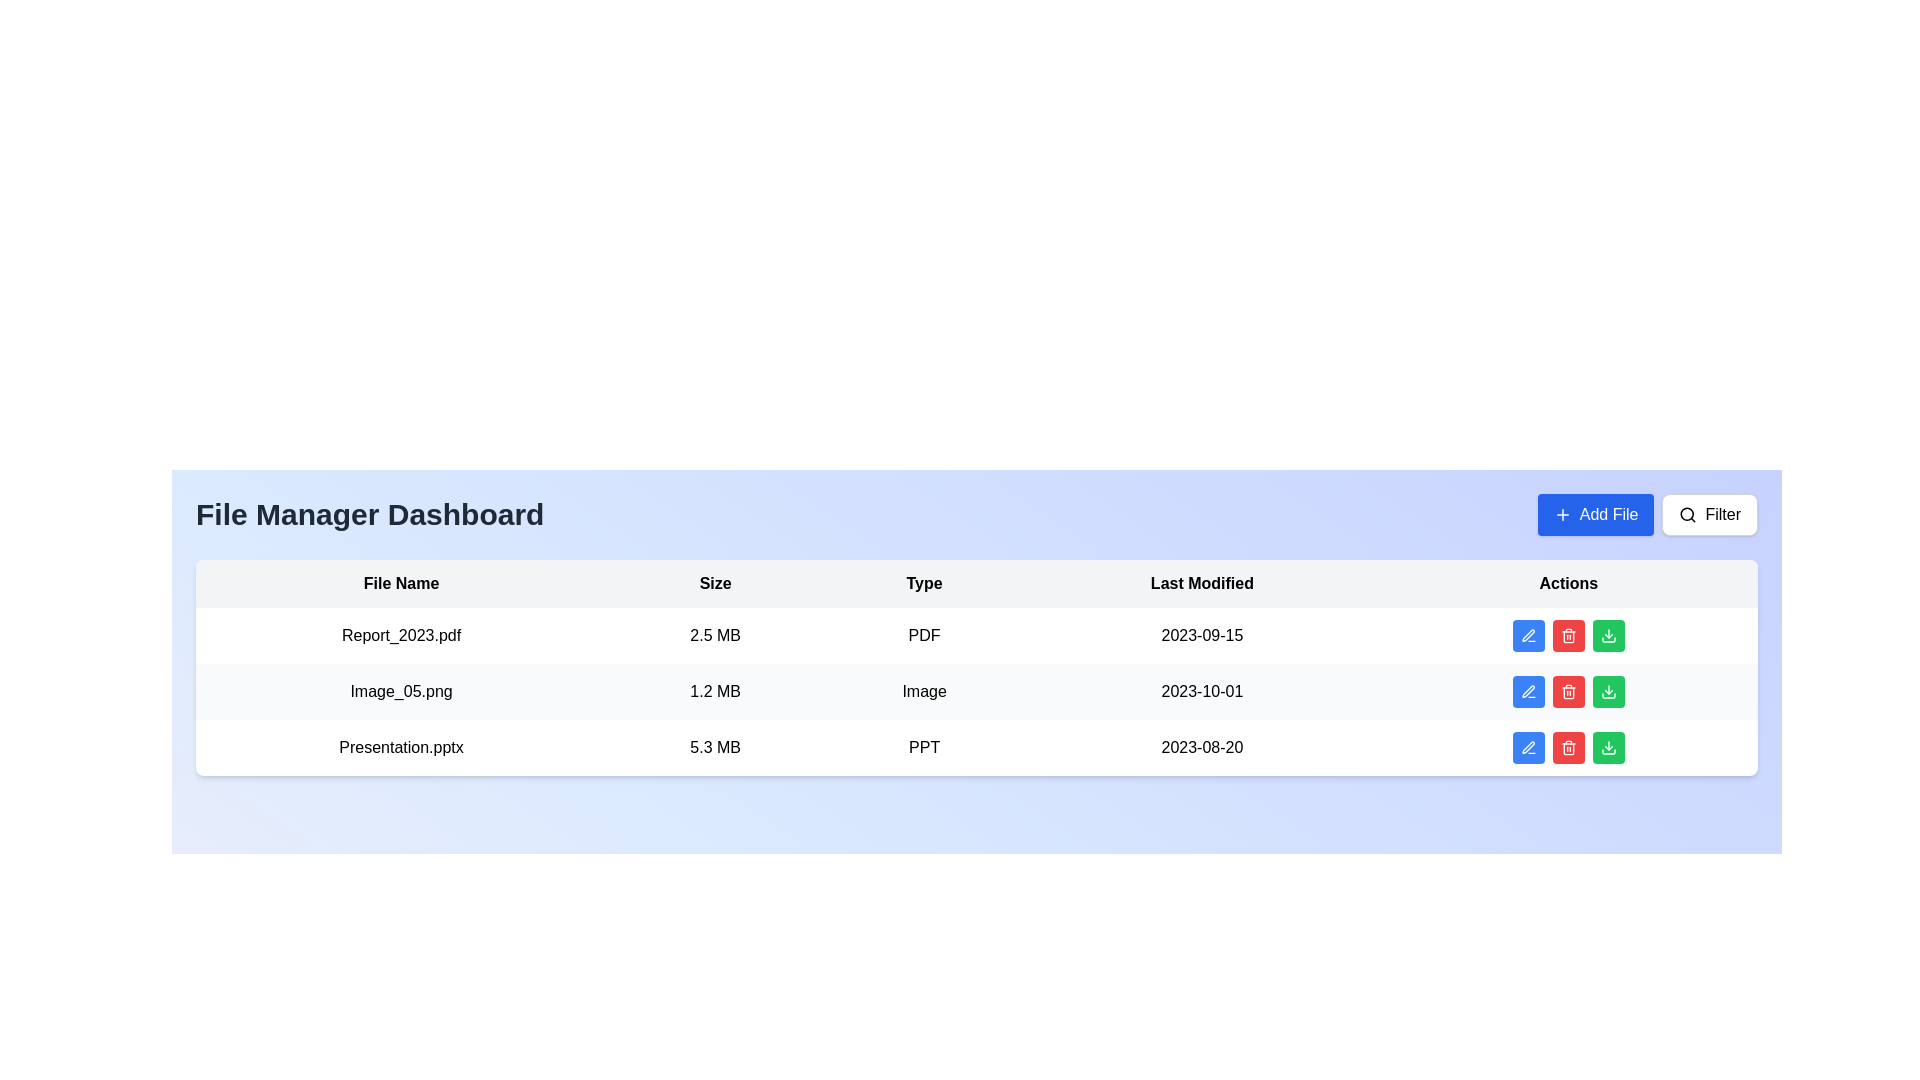 The height and width of the screenshot is (1080, 1920). I want to click on the edit button with an icon located in the 'Actions' column of the last row in the table, which triggers the edit functionality, so click(1527, 748).